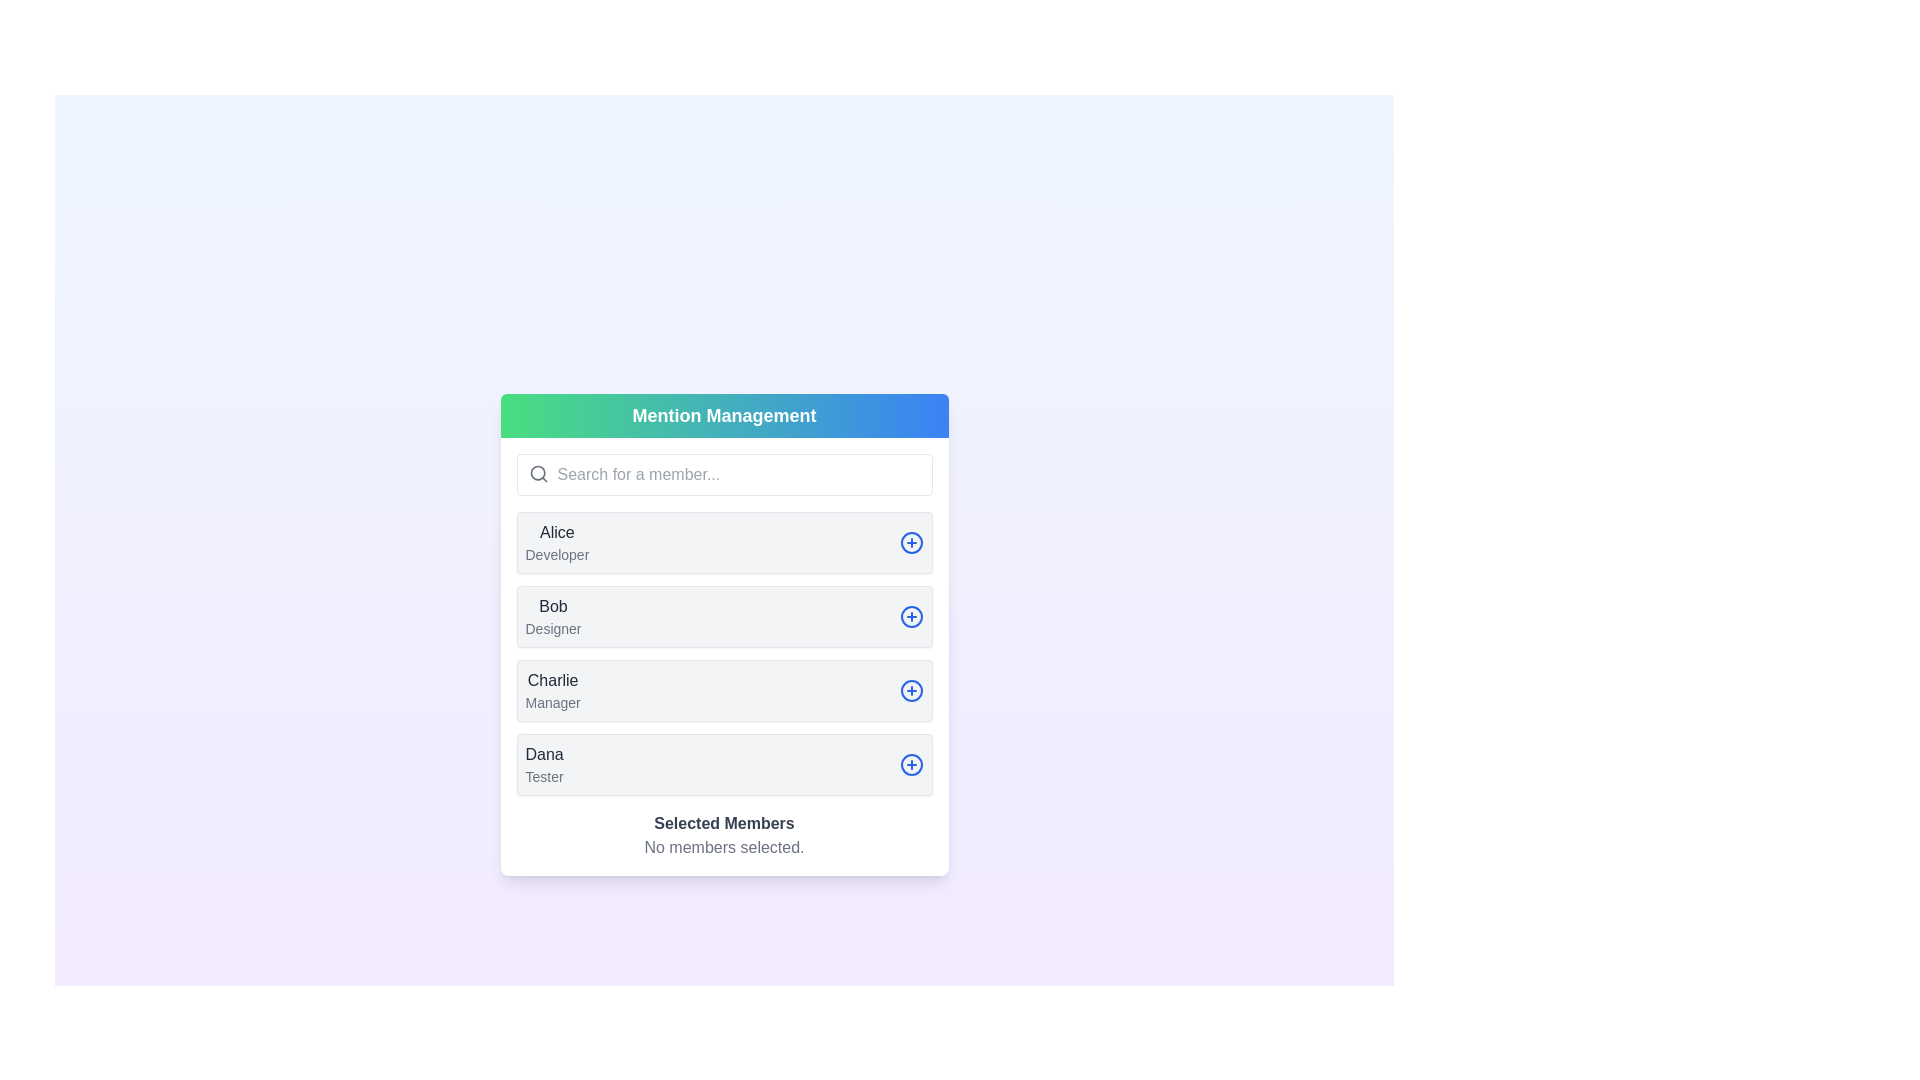  What do you see at coordinates (723, 689) in the screenshot?
I see `the list item representing the member 'Charlie', who is a 'Manager', to select it` at bounding box center [723, 689].